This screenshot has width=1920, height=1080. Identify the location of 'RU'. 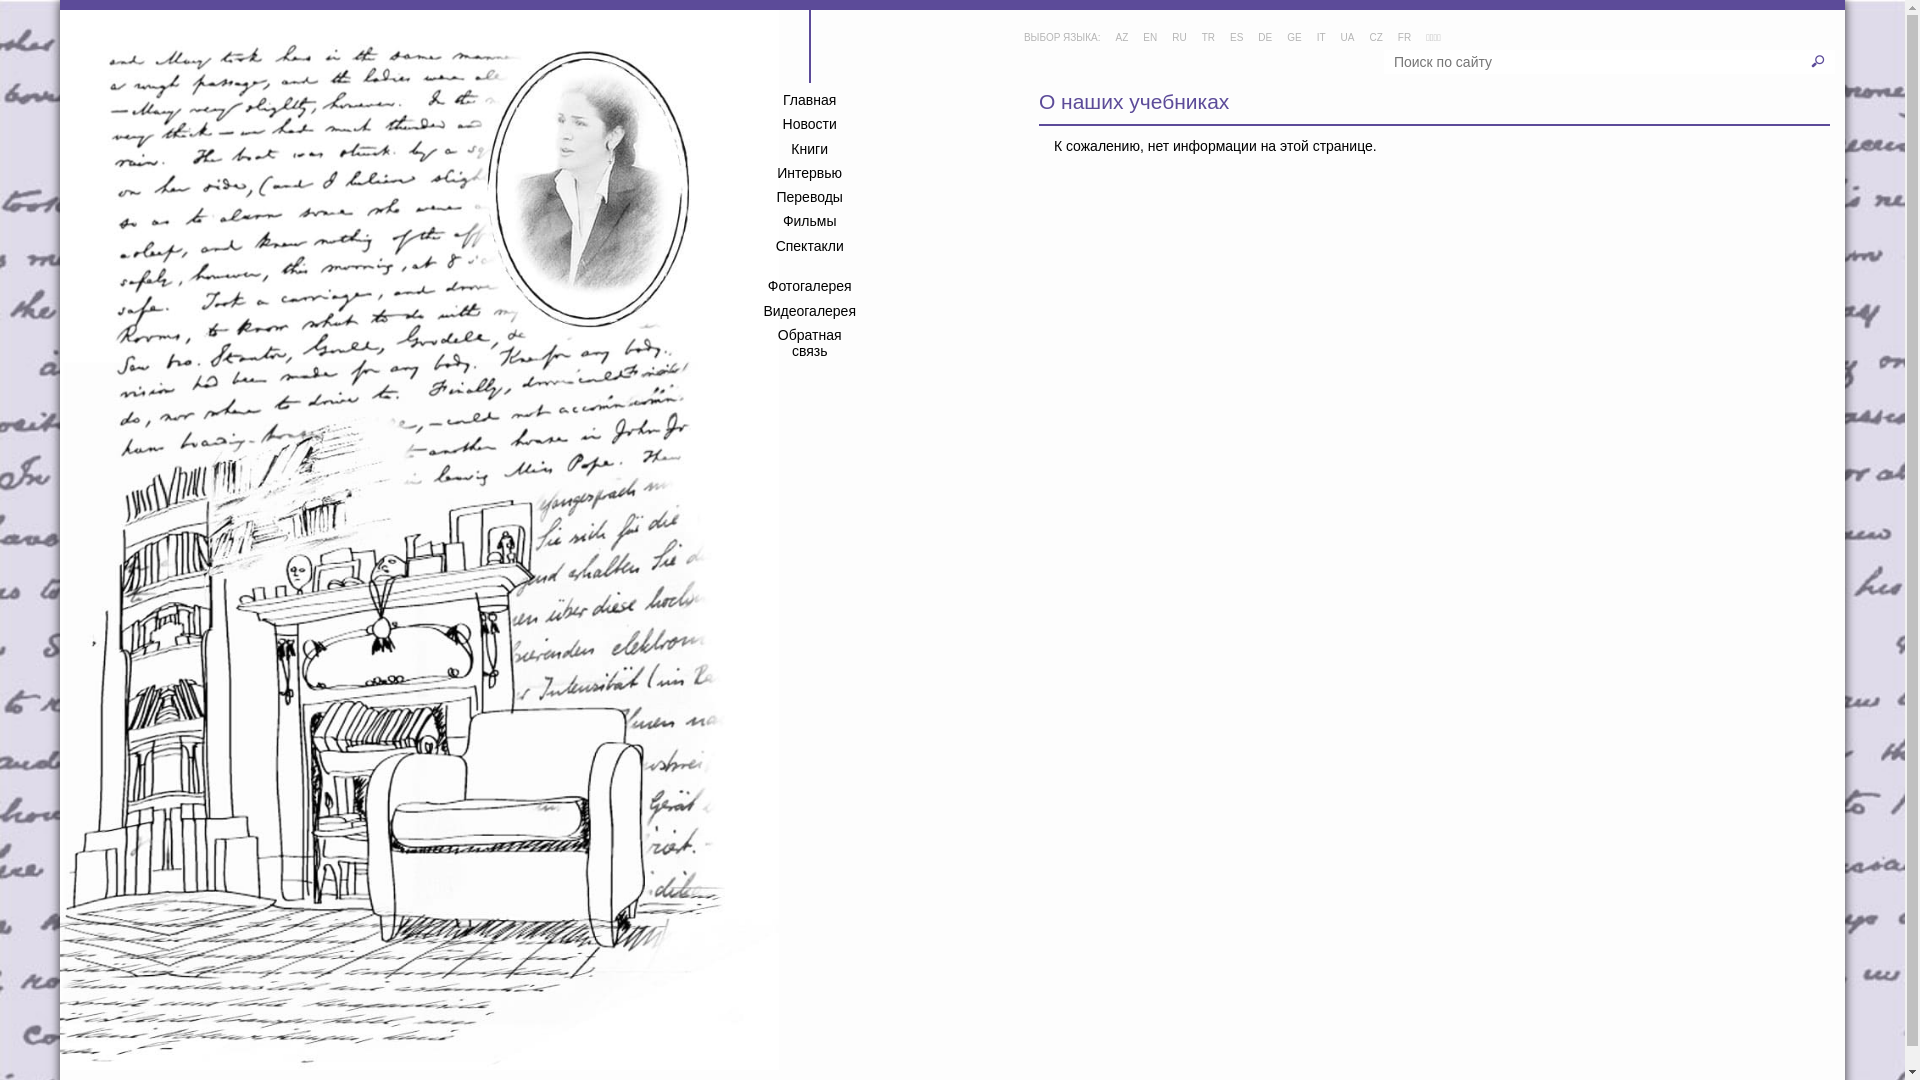
(1179, 38).